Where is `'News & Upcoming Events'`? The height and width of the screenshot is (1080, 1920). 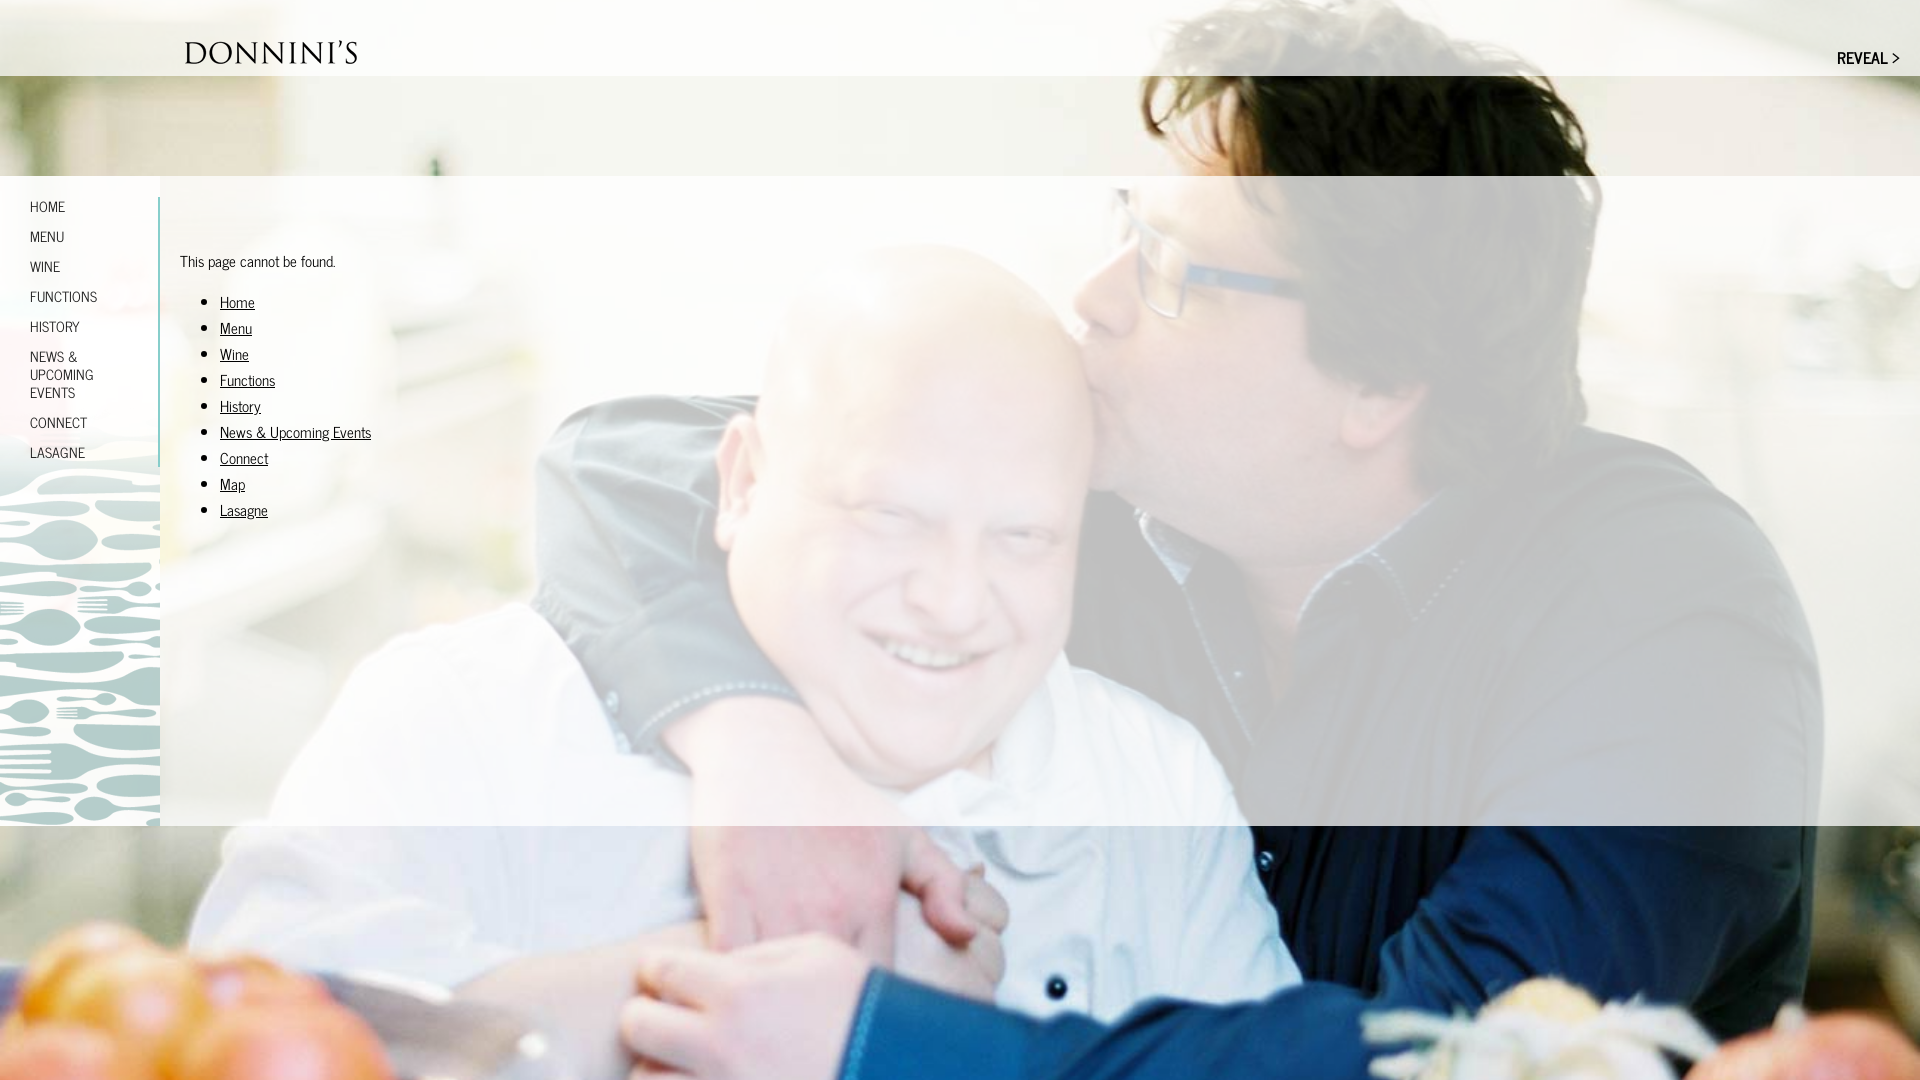
'News & Upcoming Events' is located at coordinates (220, 430).